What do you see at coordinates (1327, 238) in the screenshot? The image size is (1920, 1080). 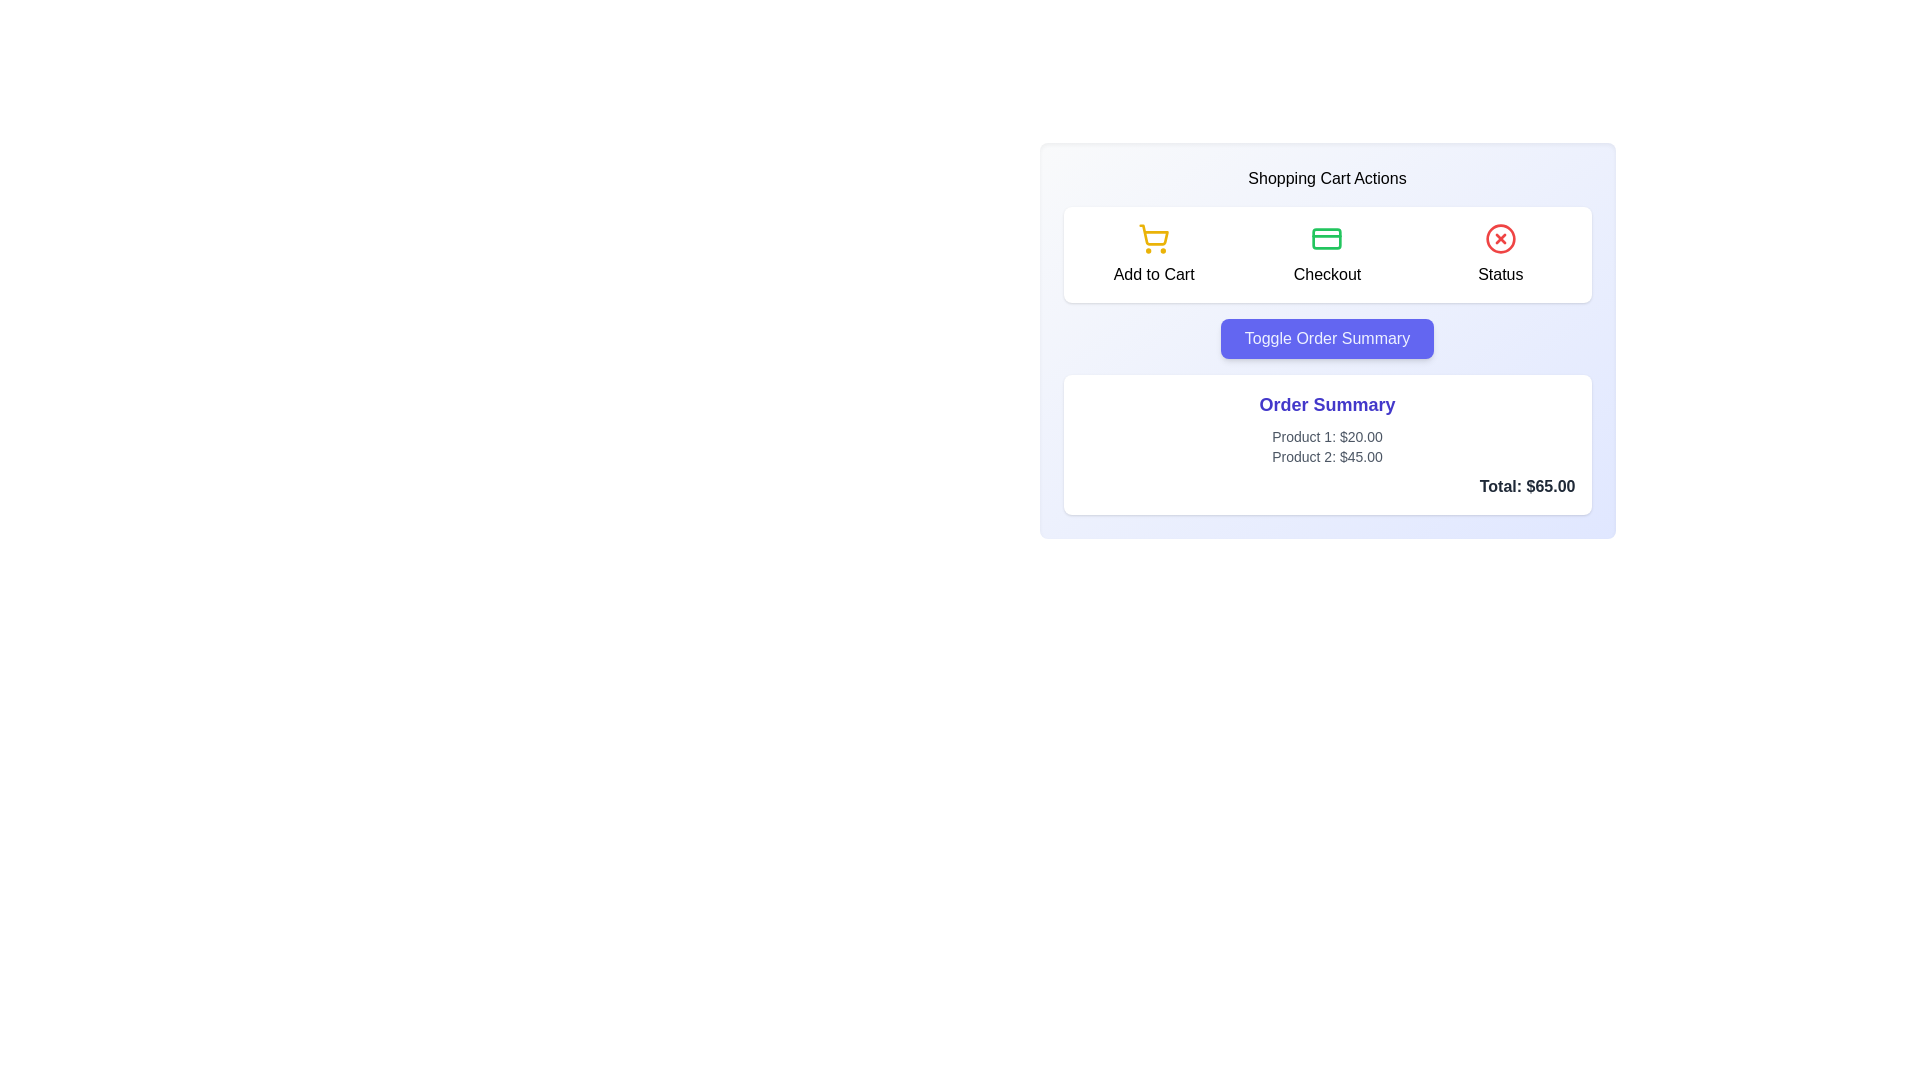 I see `the small rectangular component with rounded corners that is part of the credit card icon within the 'Checkout' button` at bounding box center [1327, 238].